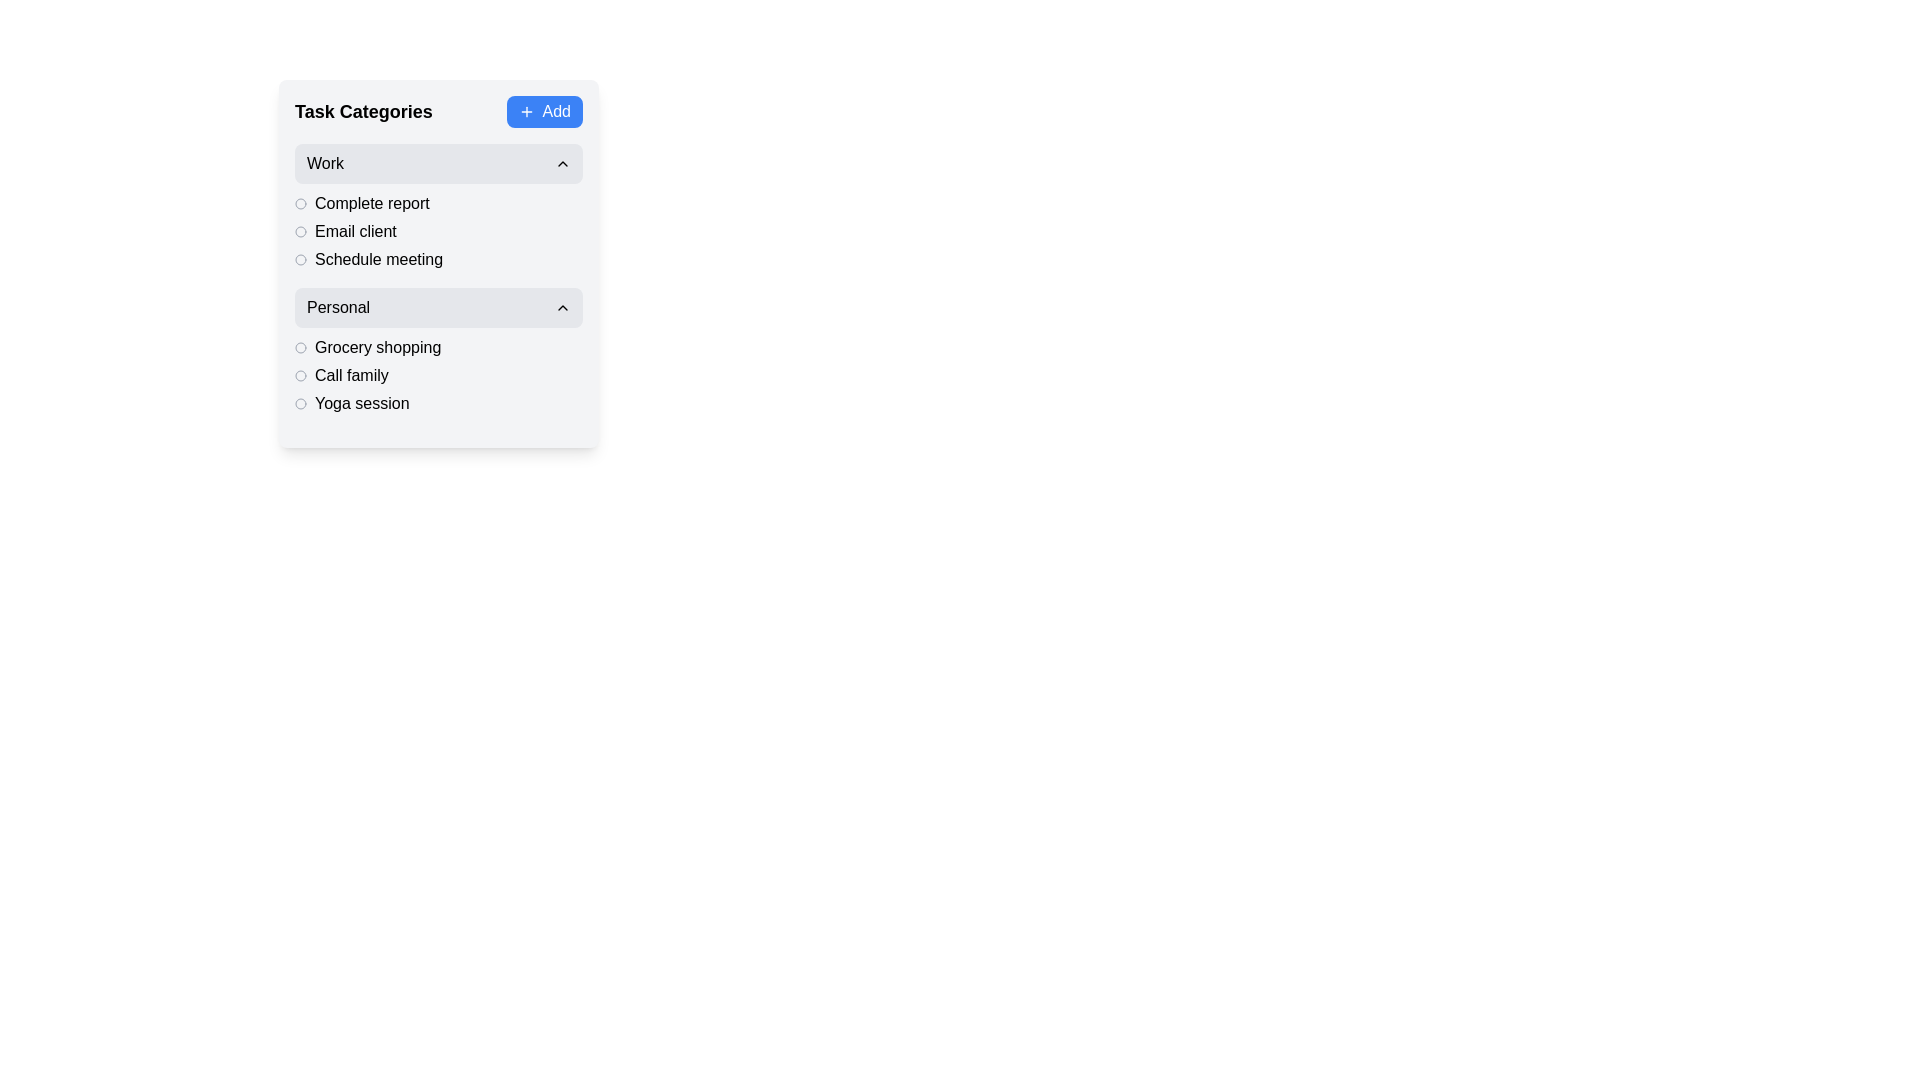 Image resolution: width=1920 pixels, height=1080 pixels. I want to click on the circular selection marker next to 'Yoga session', so click(300, 404).